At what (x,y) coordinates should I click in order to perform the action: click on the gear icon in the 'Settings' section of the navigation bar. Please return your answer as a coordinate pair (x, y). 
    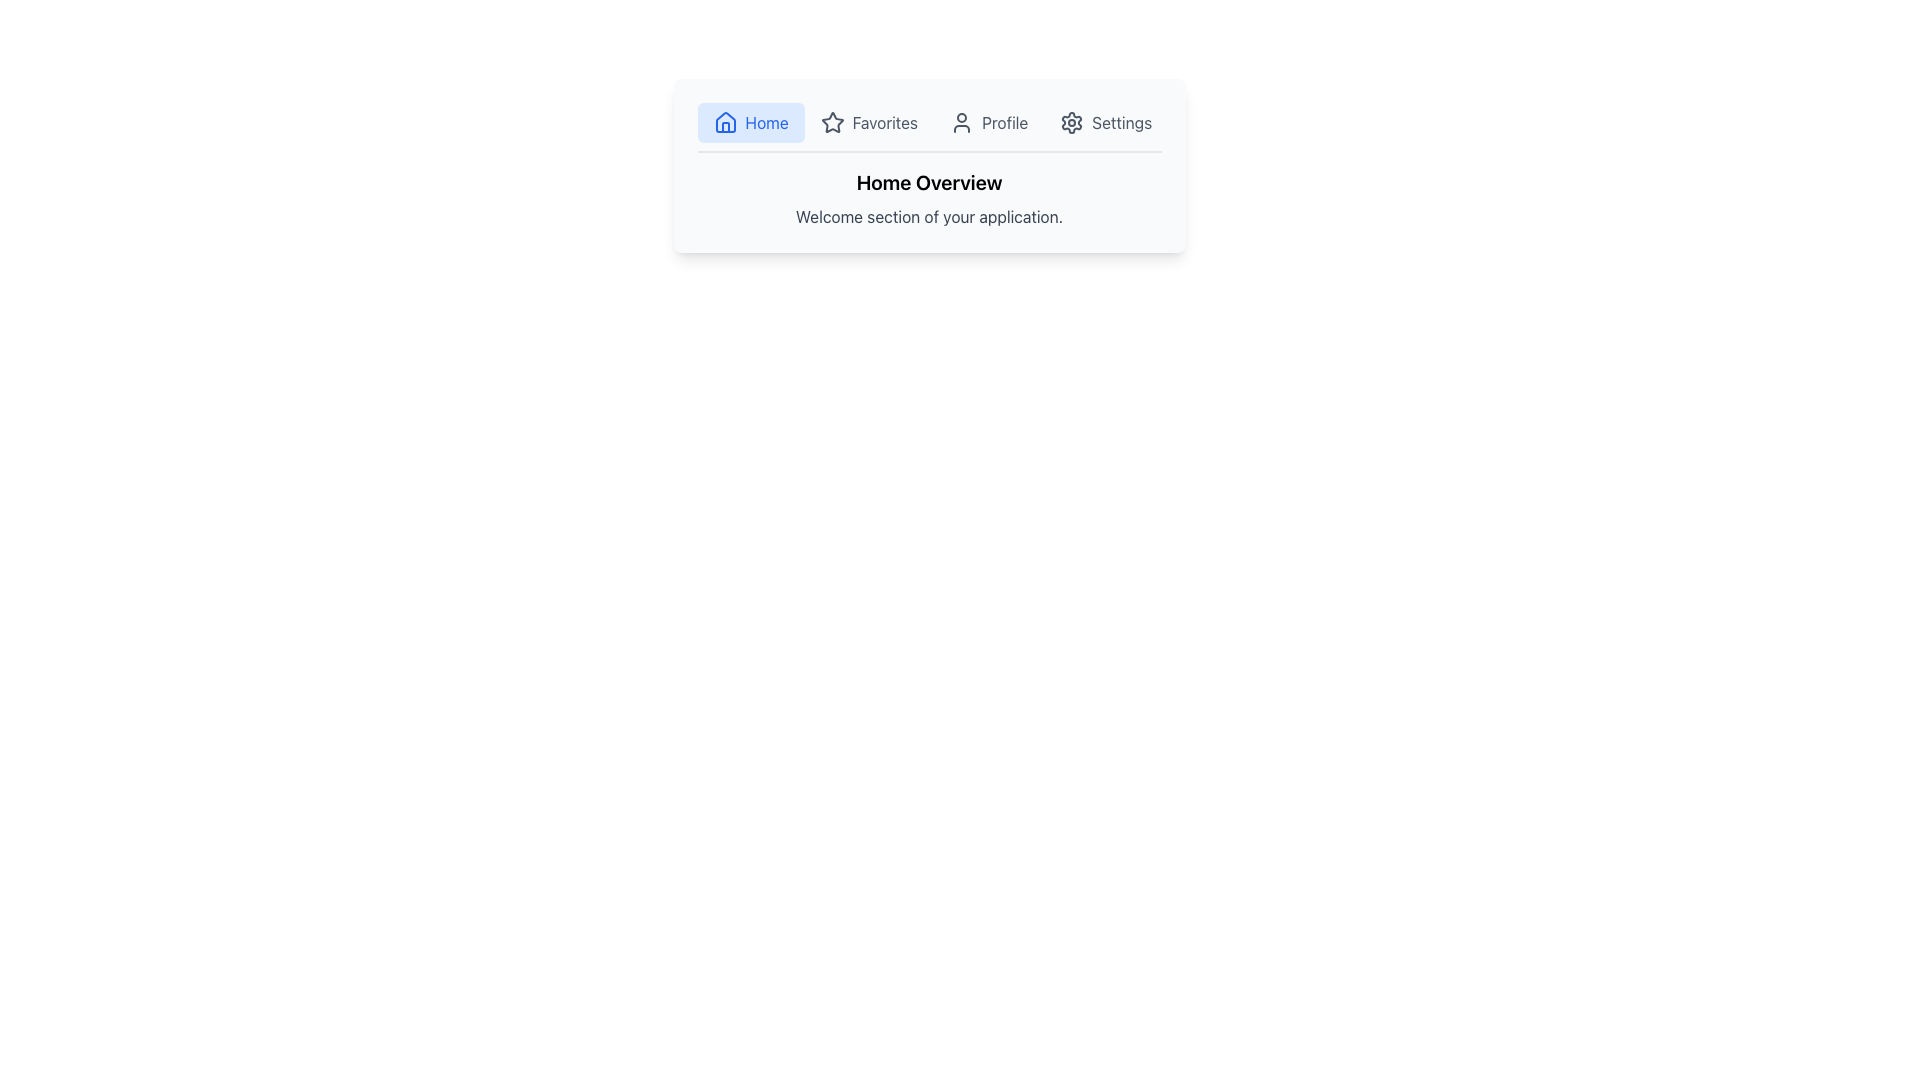
    Looking at the image, I should click on (1070, 123).